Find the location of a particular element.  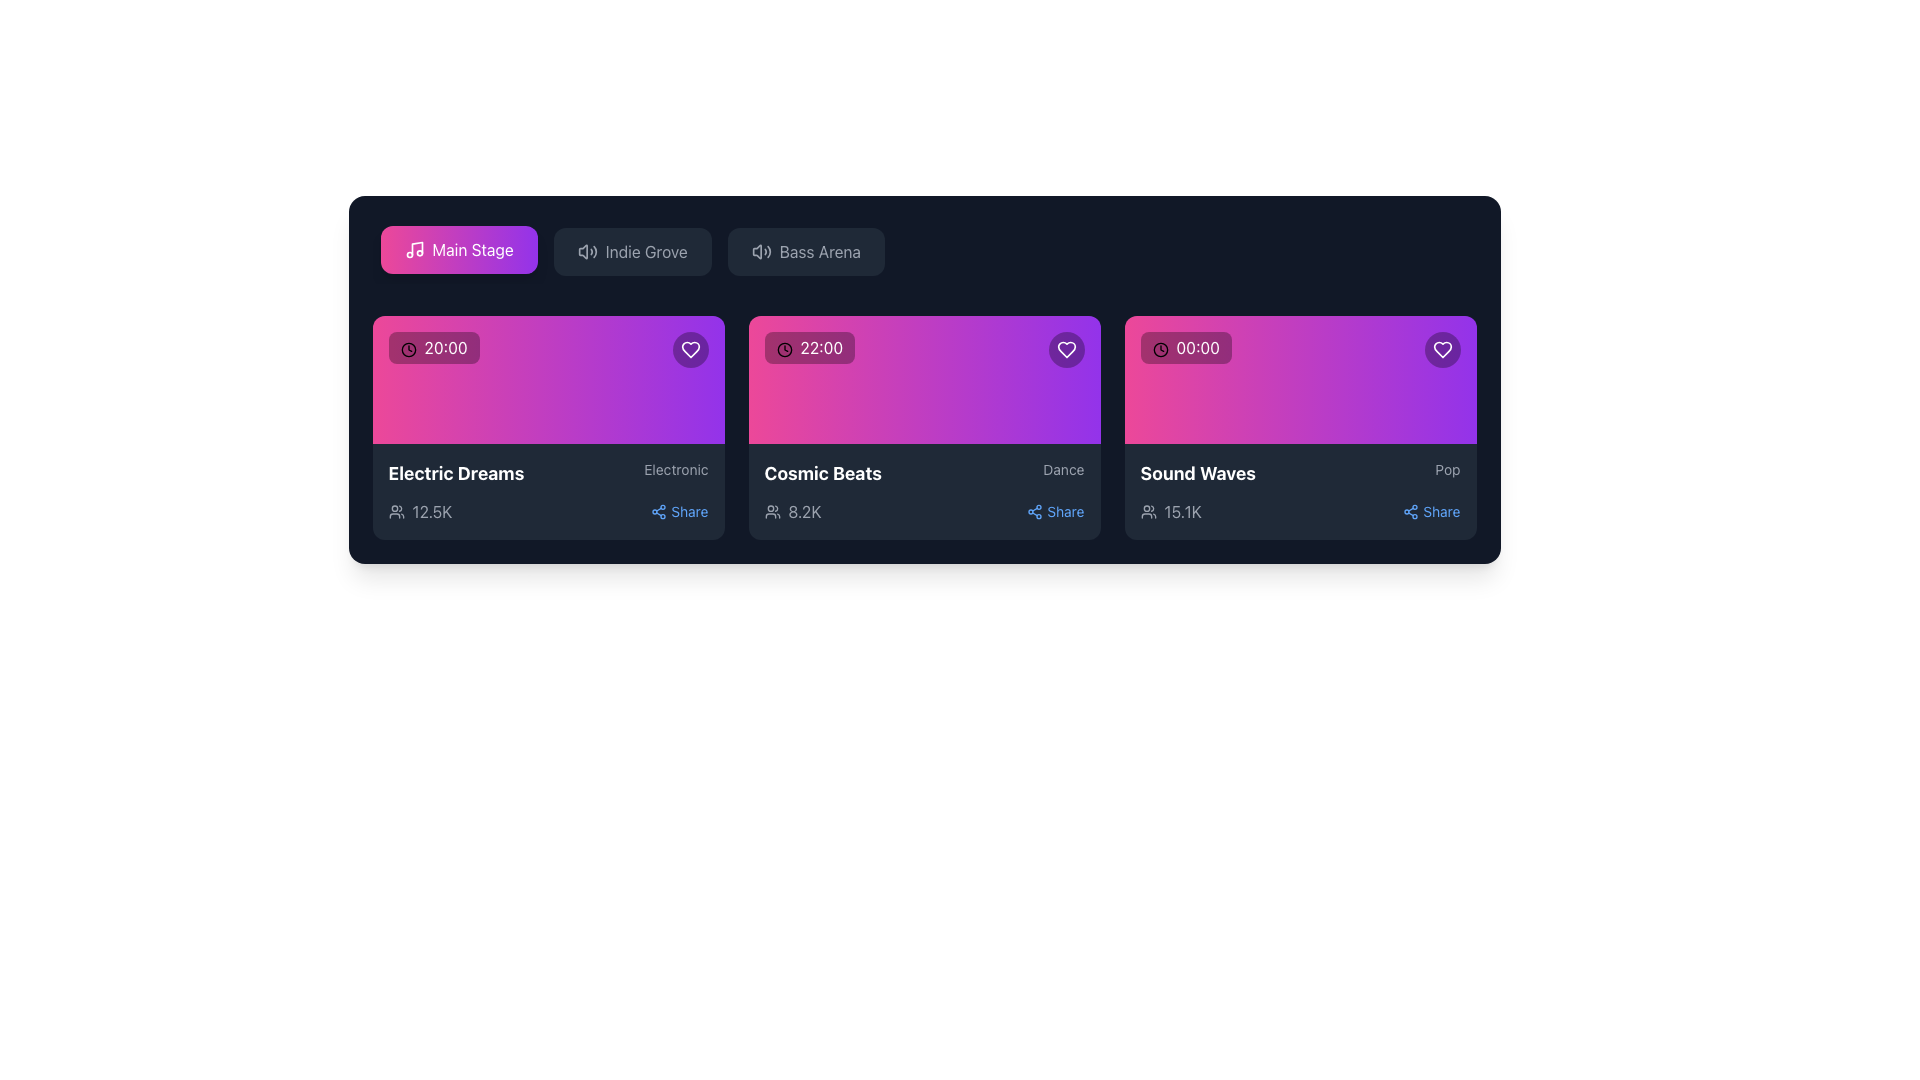

audience count value displayed as '8.2K' next to the icon of two human figures, located within the 'Cosmic Beats' card is located at coordinates (791, 511).